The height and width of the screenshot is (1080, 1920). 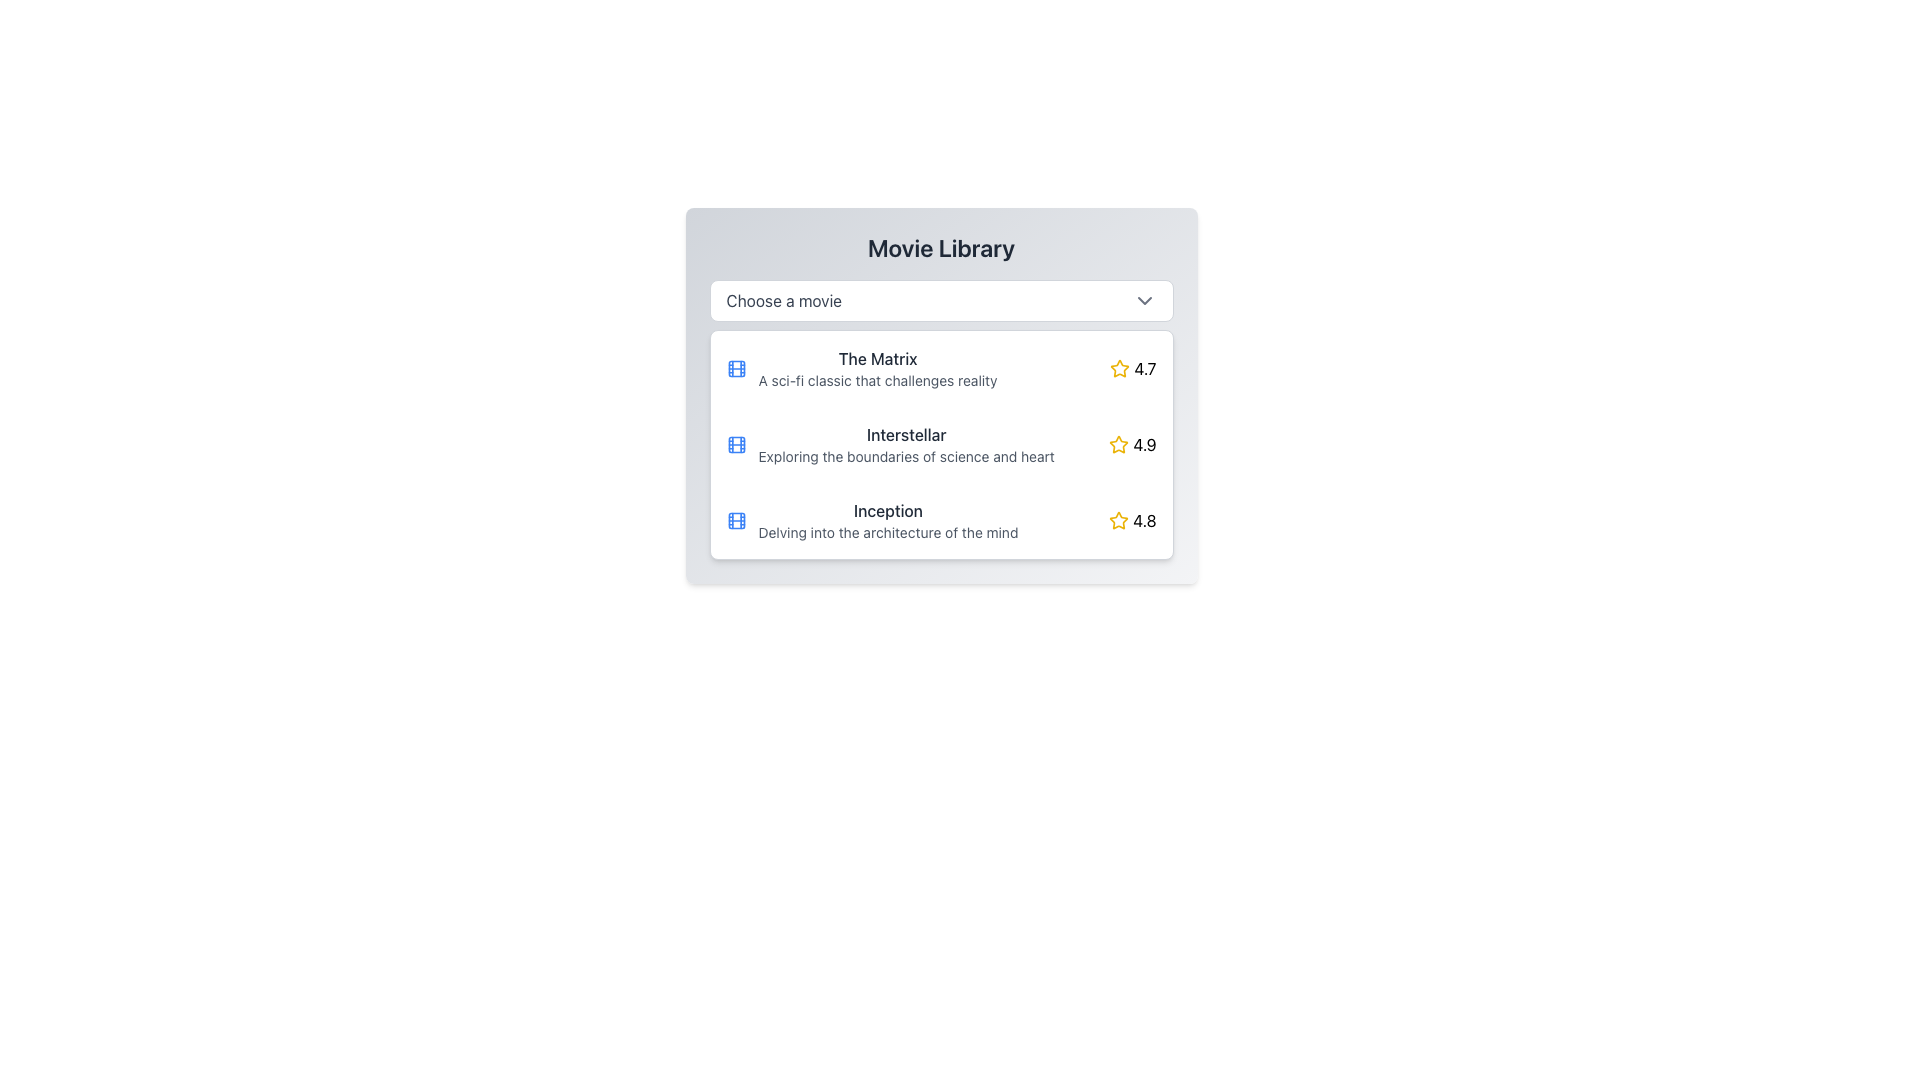 What do you see at coordinates (887, 519) in the screenshot?
I see `text display titled 'Inception' with the description 'Delving into the architecture of the mind' located within the Movie Library card` at bounding box center [887, 519].